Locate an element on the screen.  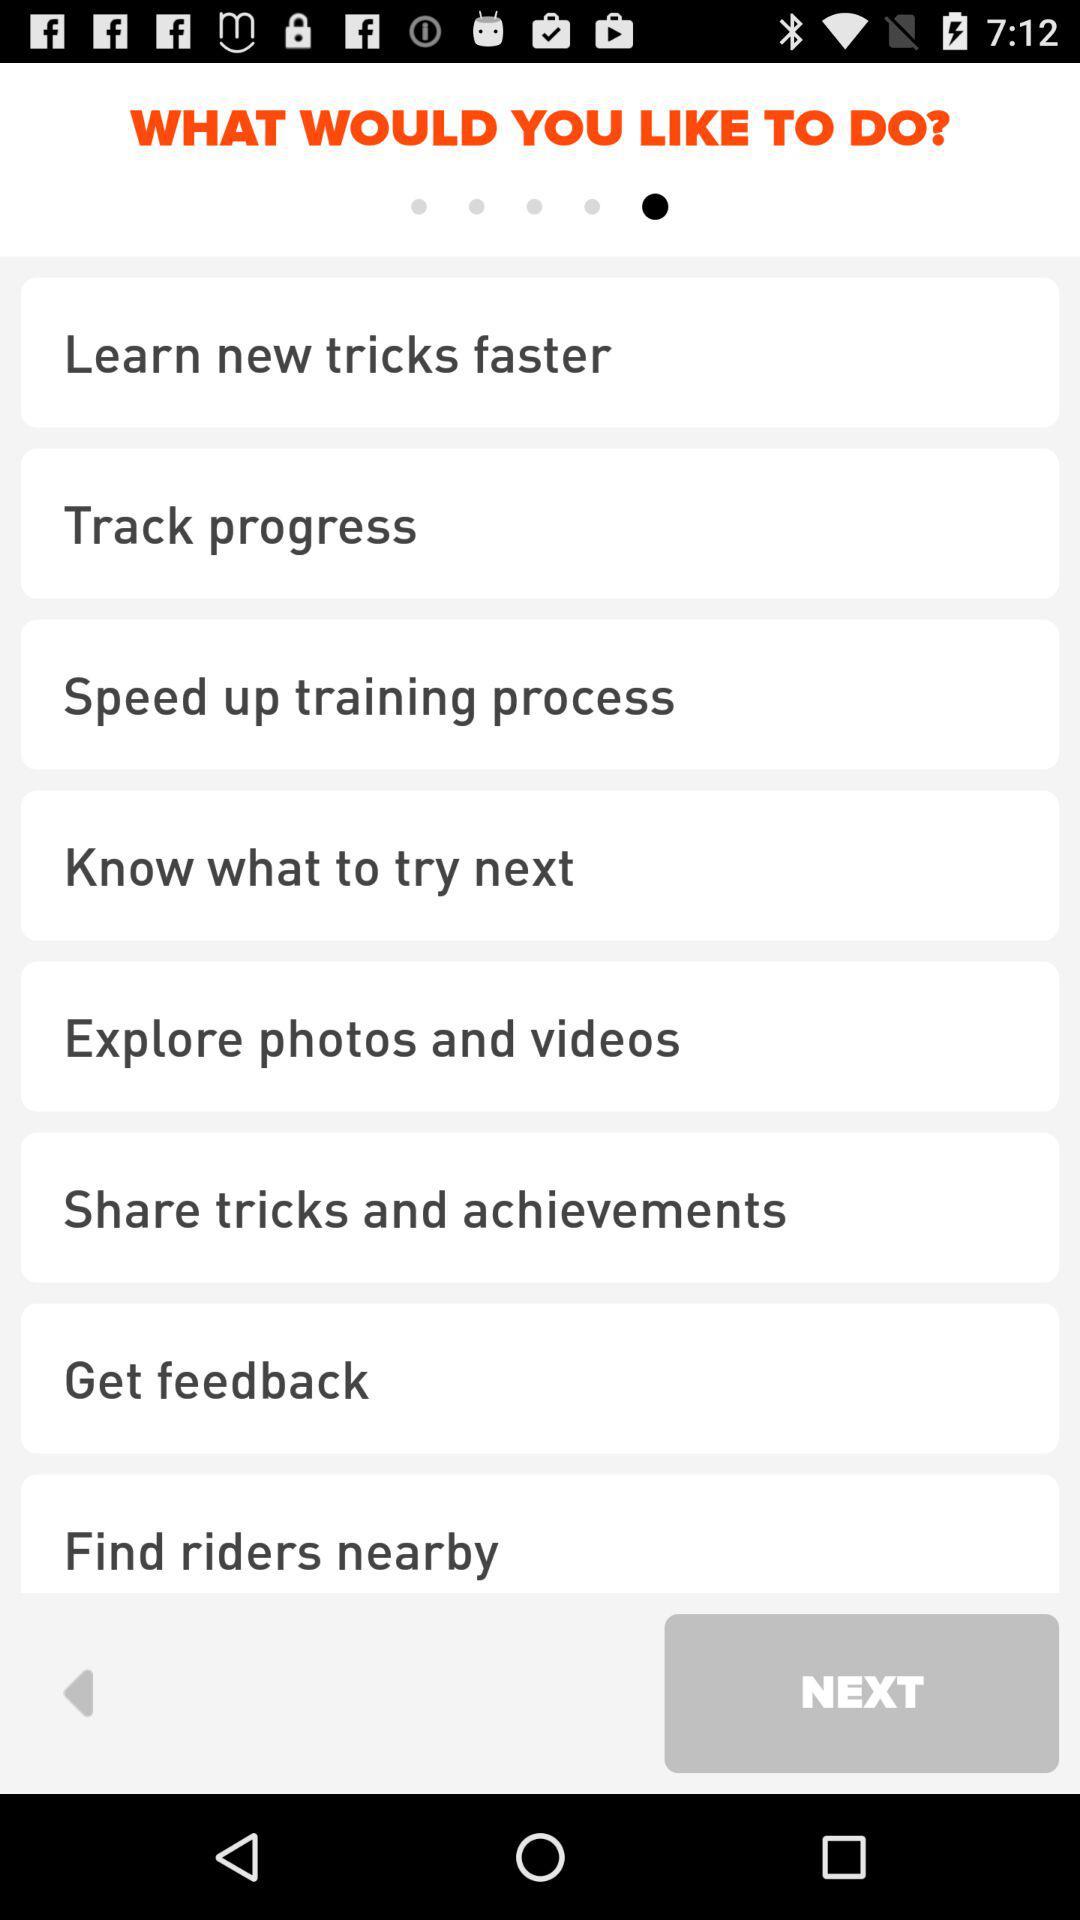
the icon next to the next is located at coordinates (76, 1692).